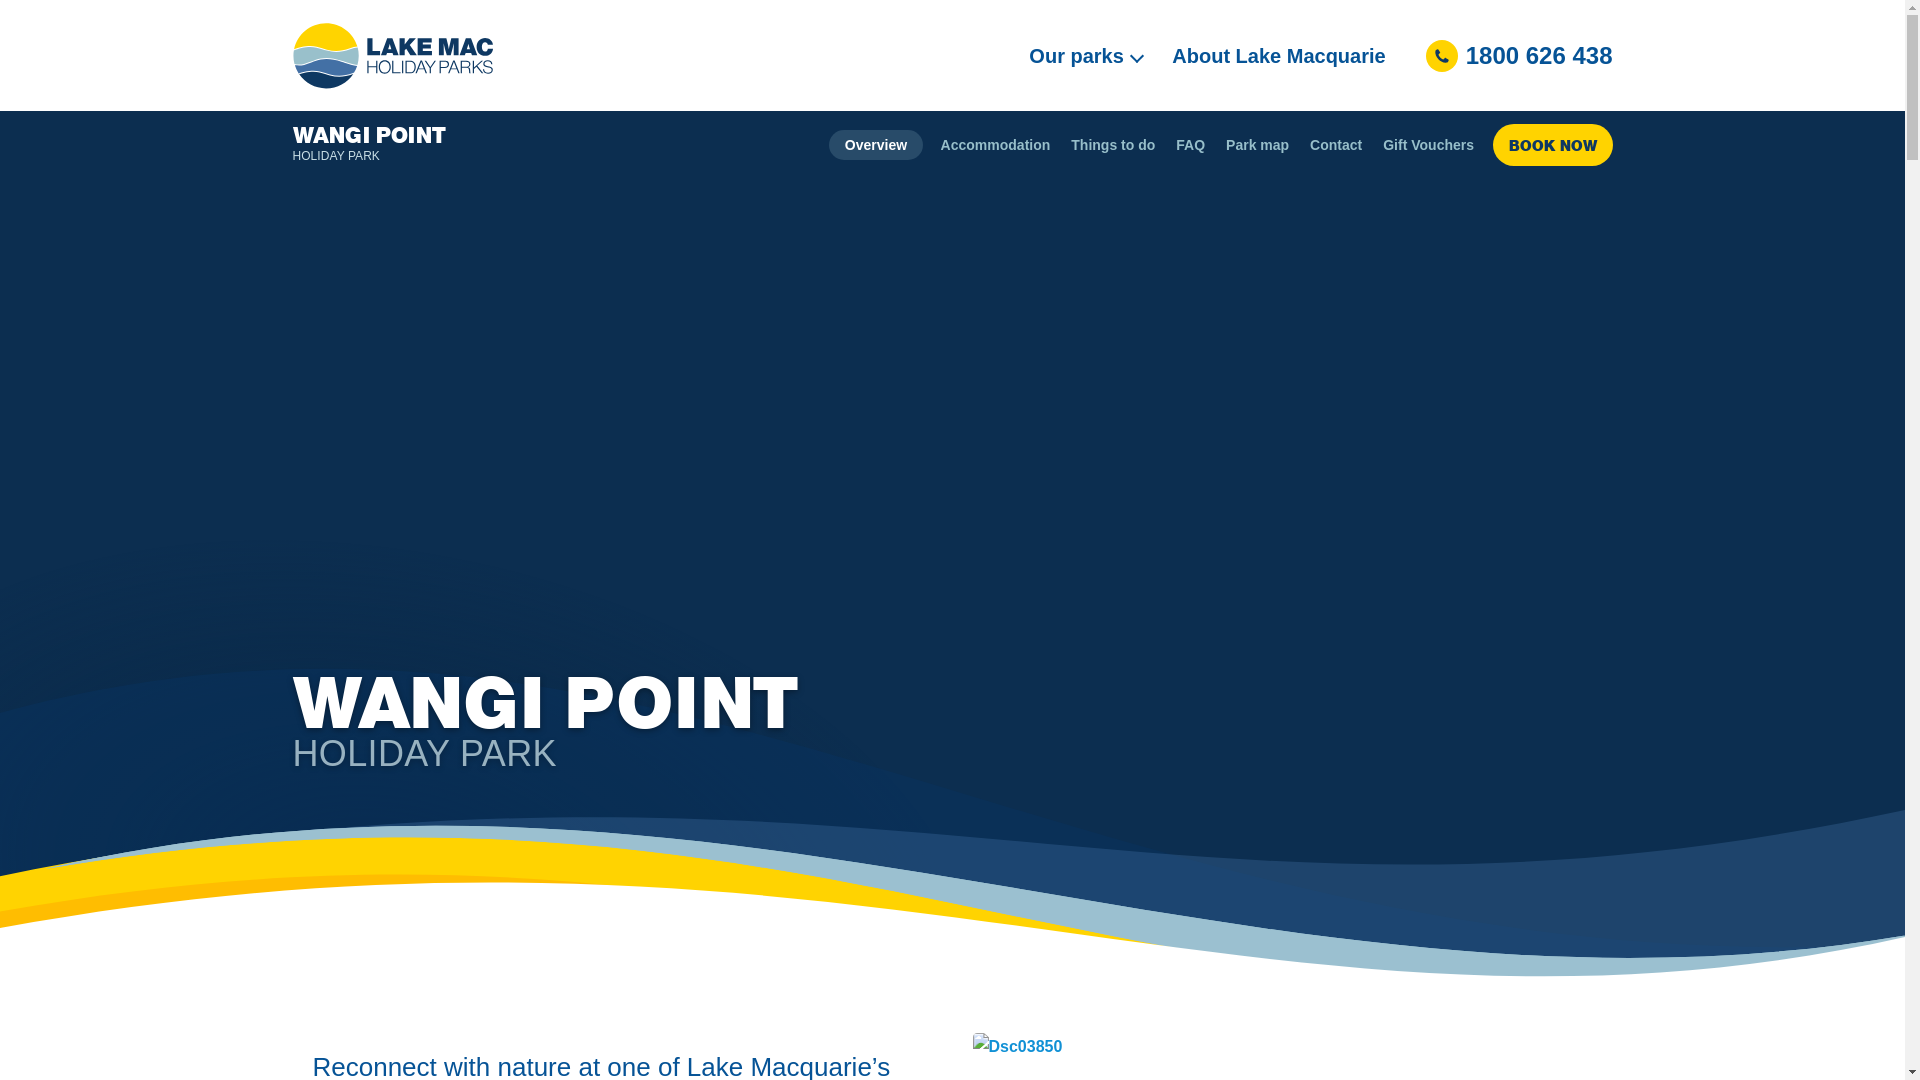 This screenshot has width=1920, height=1080. Describe the element at coordinates (1112, 144) in the screenshot. I see `'Things to do'` at that location.